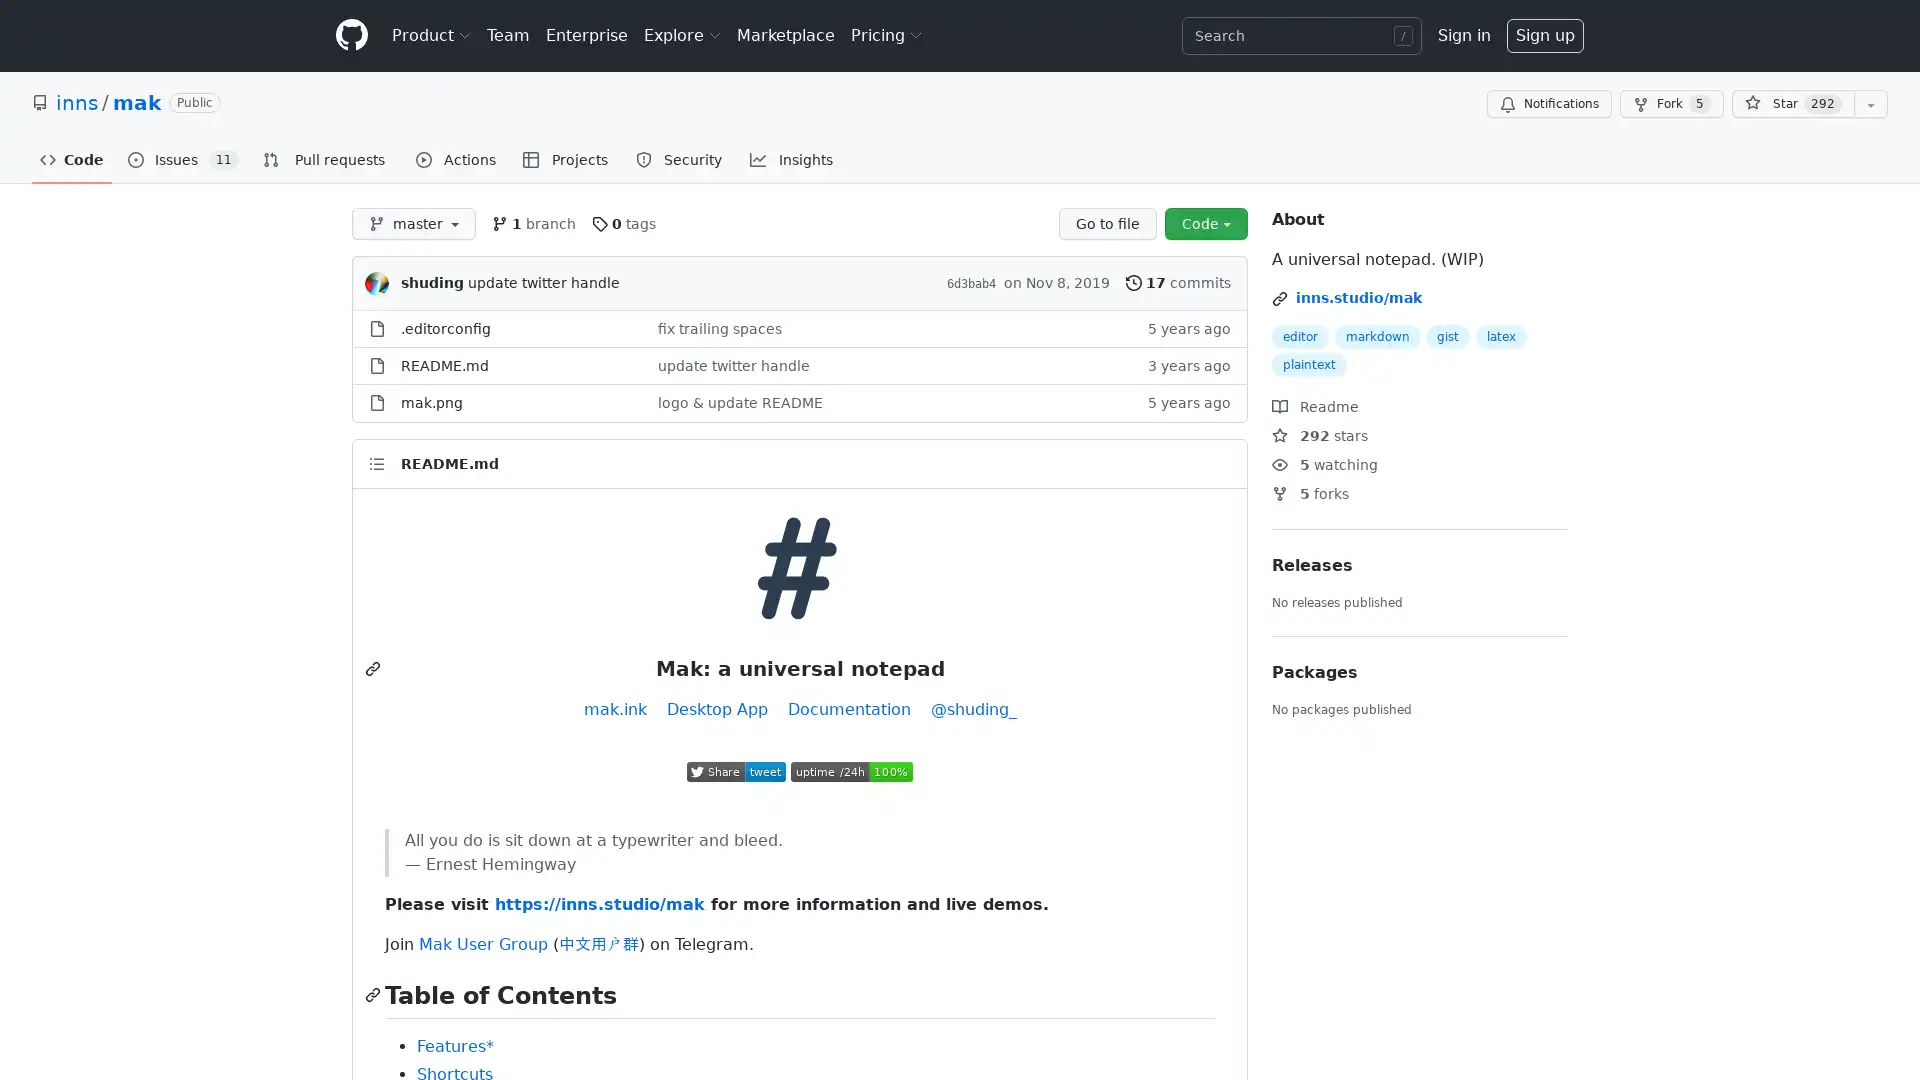 The image size is (1920, 1080). Describe the element at coordinates (1870, 104) in the screenshot. I see `You must be signed in to add this repository to a list` at that location.